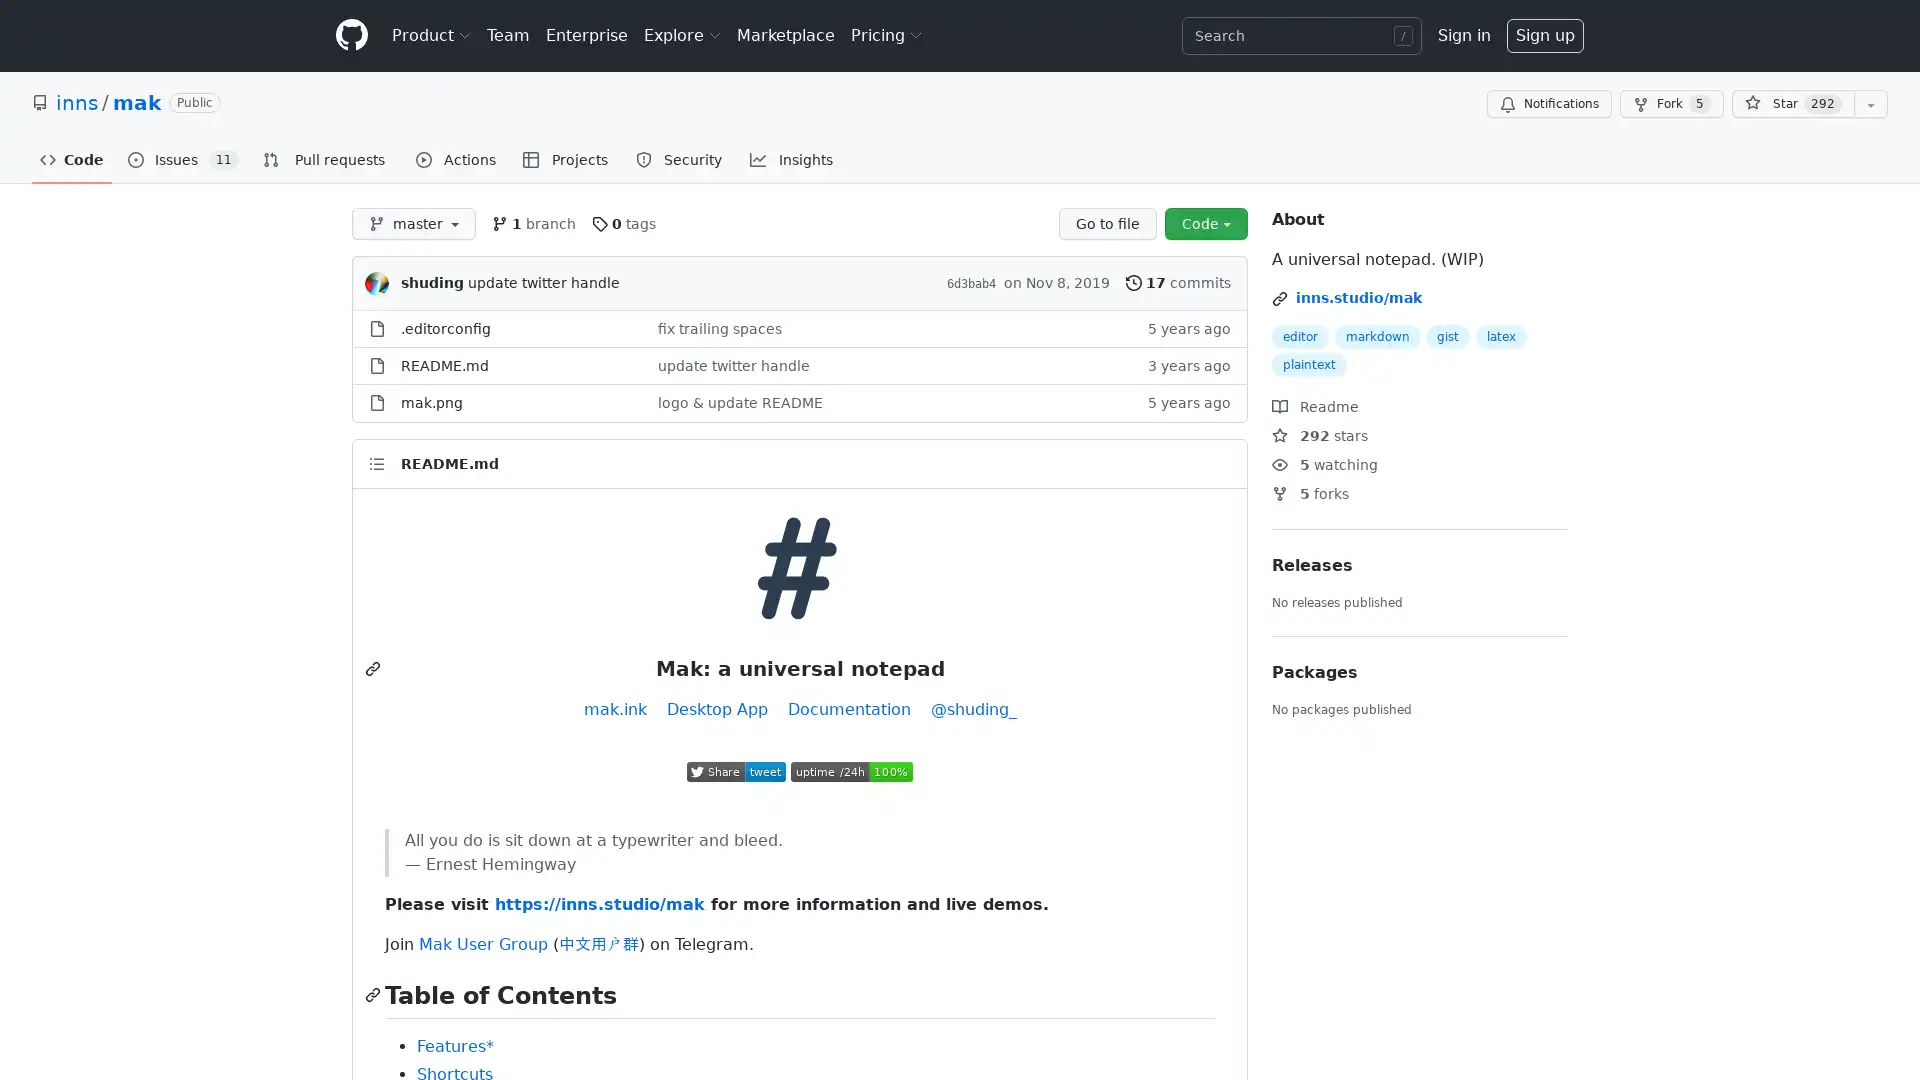 The image size is (1920, 1080). Describe the element at coordinates (1870, 104) in the screenshot. I see `You must be signed in to add this repository to a list` at that location.